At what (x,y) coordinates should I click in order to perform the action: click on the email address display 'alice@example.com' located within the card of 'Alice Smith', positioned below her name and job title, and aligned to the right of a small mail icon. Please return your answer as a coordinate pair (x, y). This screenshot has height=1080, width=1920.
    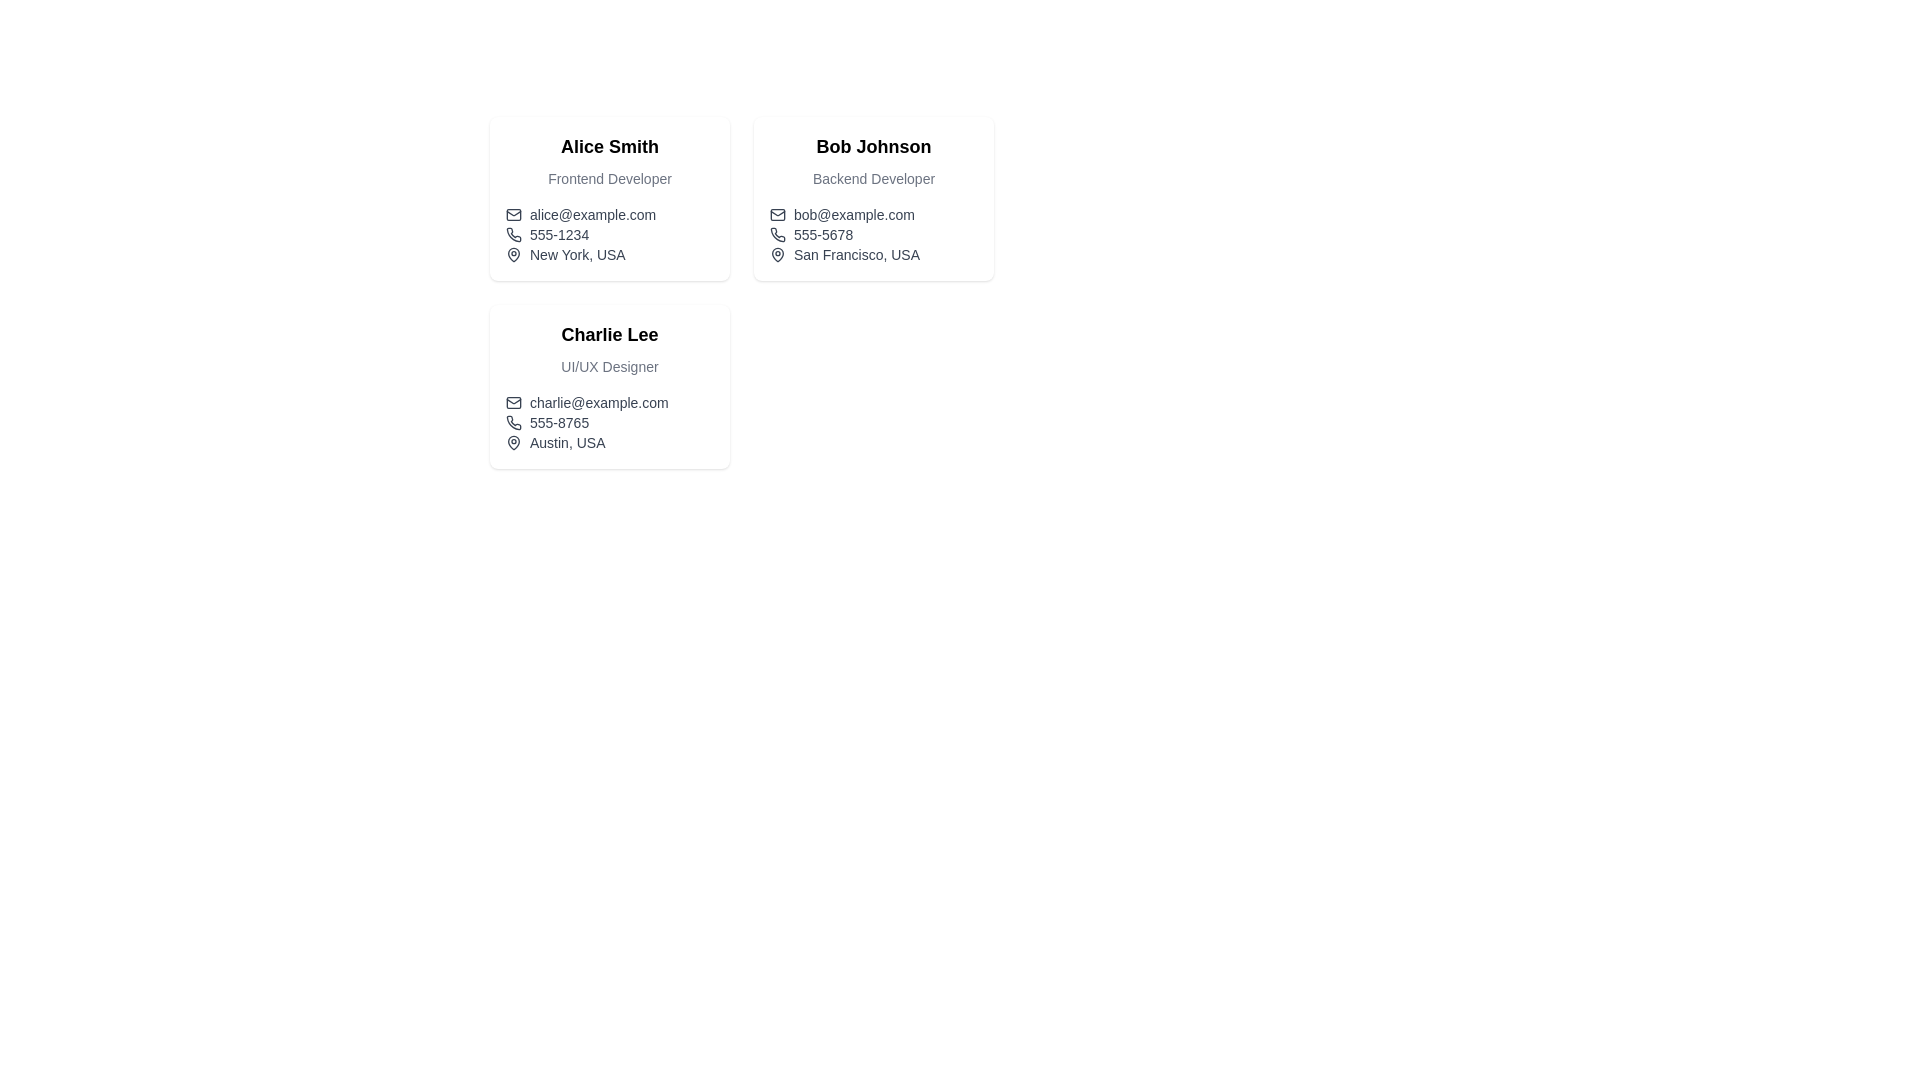
    Looking at the image, I should click on (592, 215).